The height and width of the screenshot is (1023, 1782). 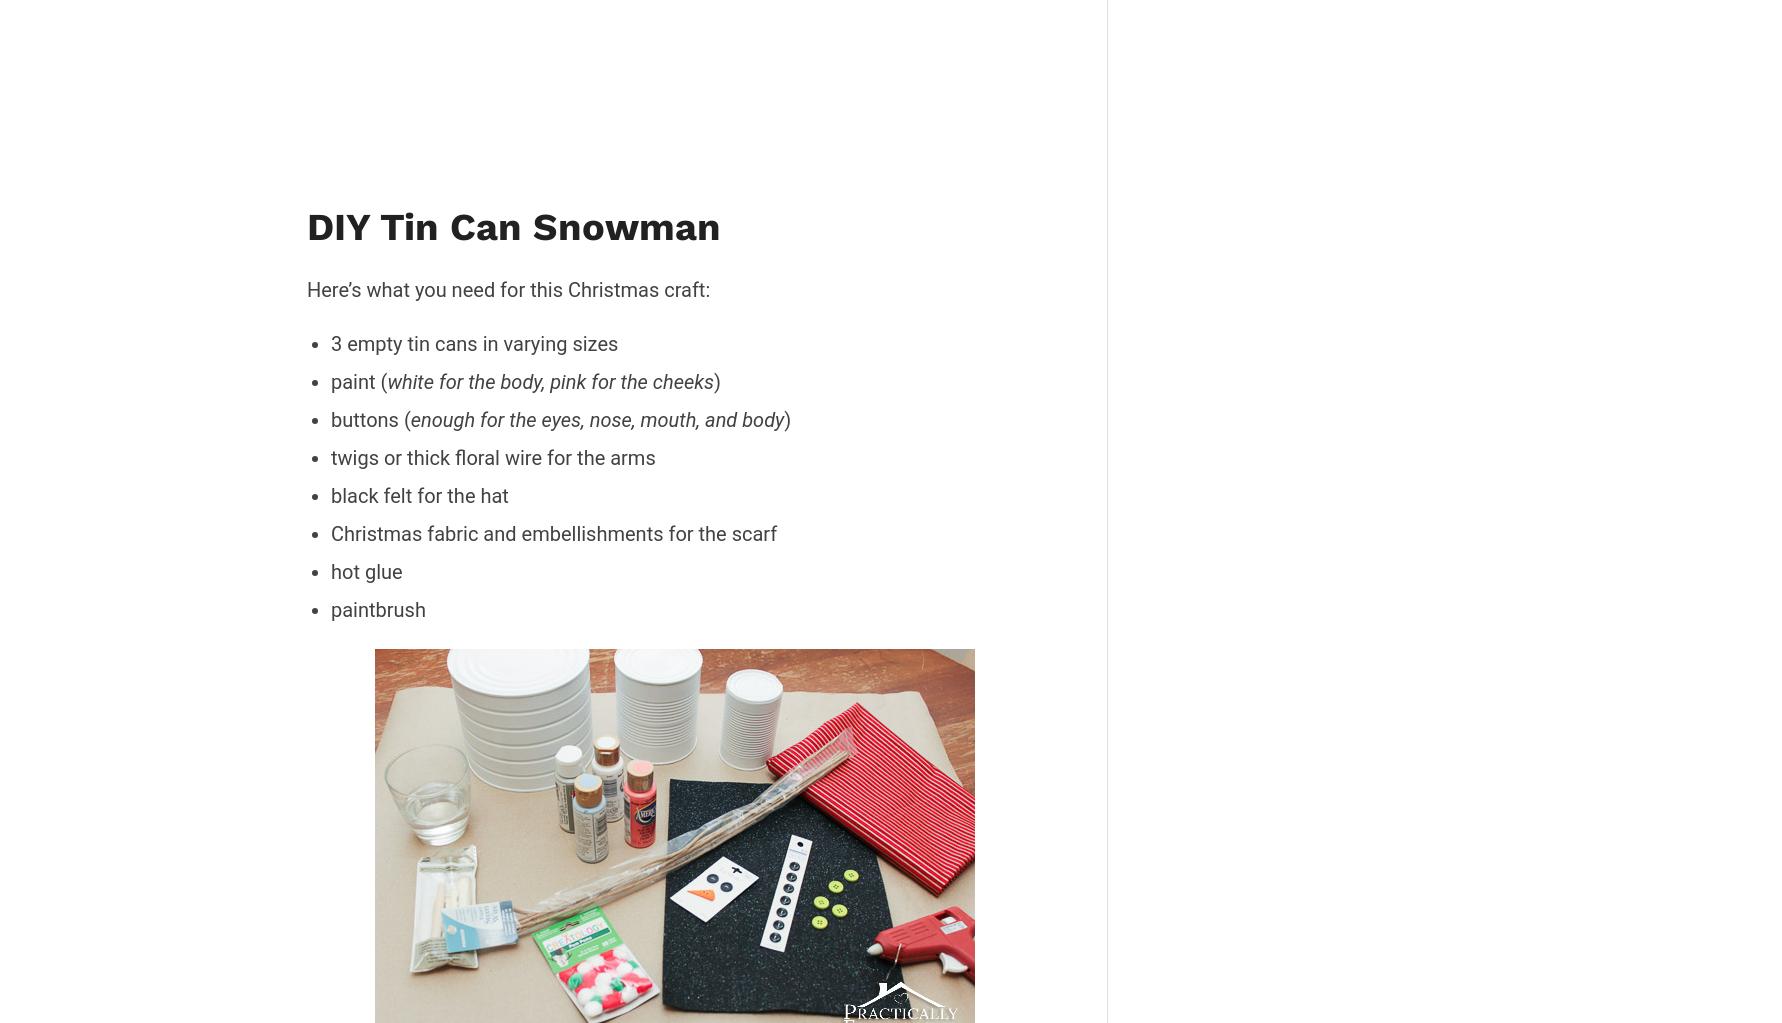 What do you see at coordinates (329, 419) in the screenshot?
I see `'buttons ('` at bounding box center [329, 419].